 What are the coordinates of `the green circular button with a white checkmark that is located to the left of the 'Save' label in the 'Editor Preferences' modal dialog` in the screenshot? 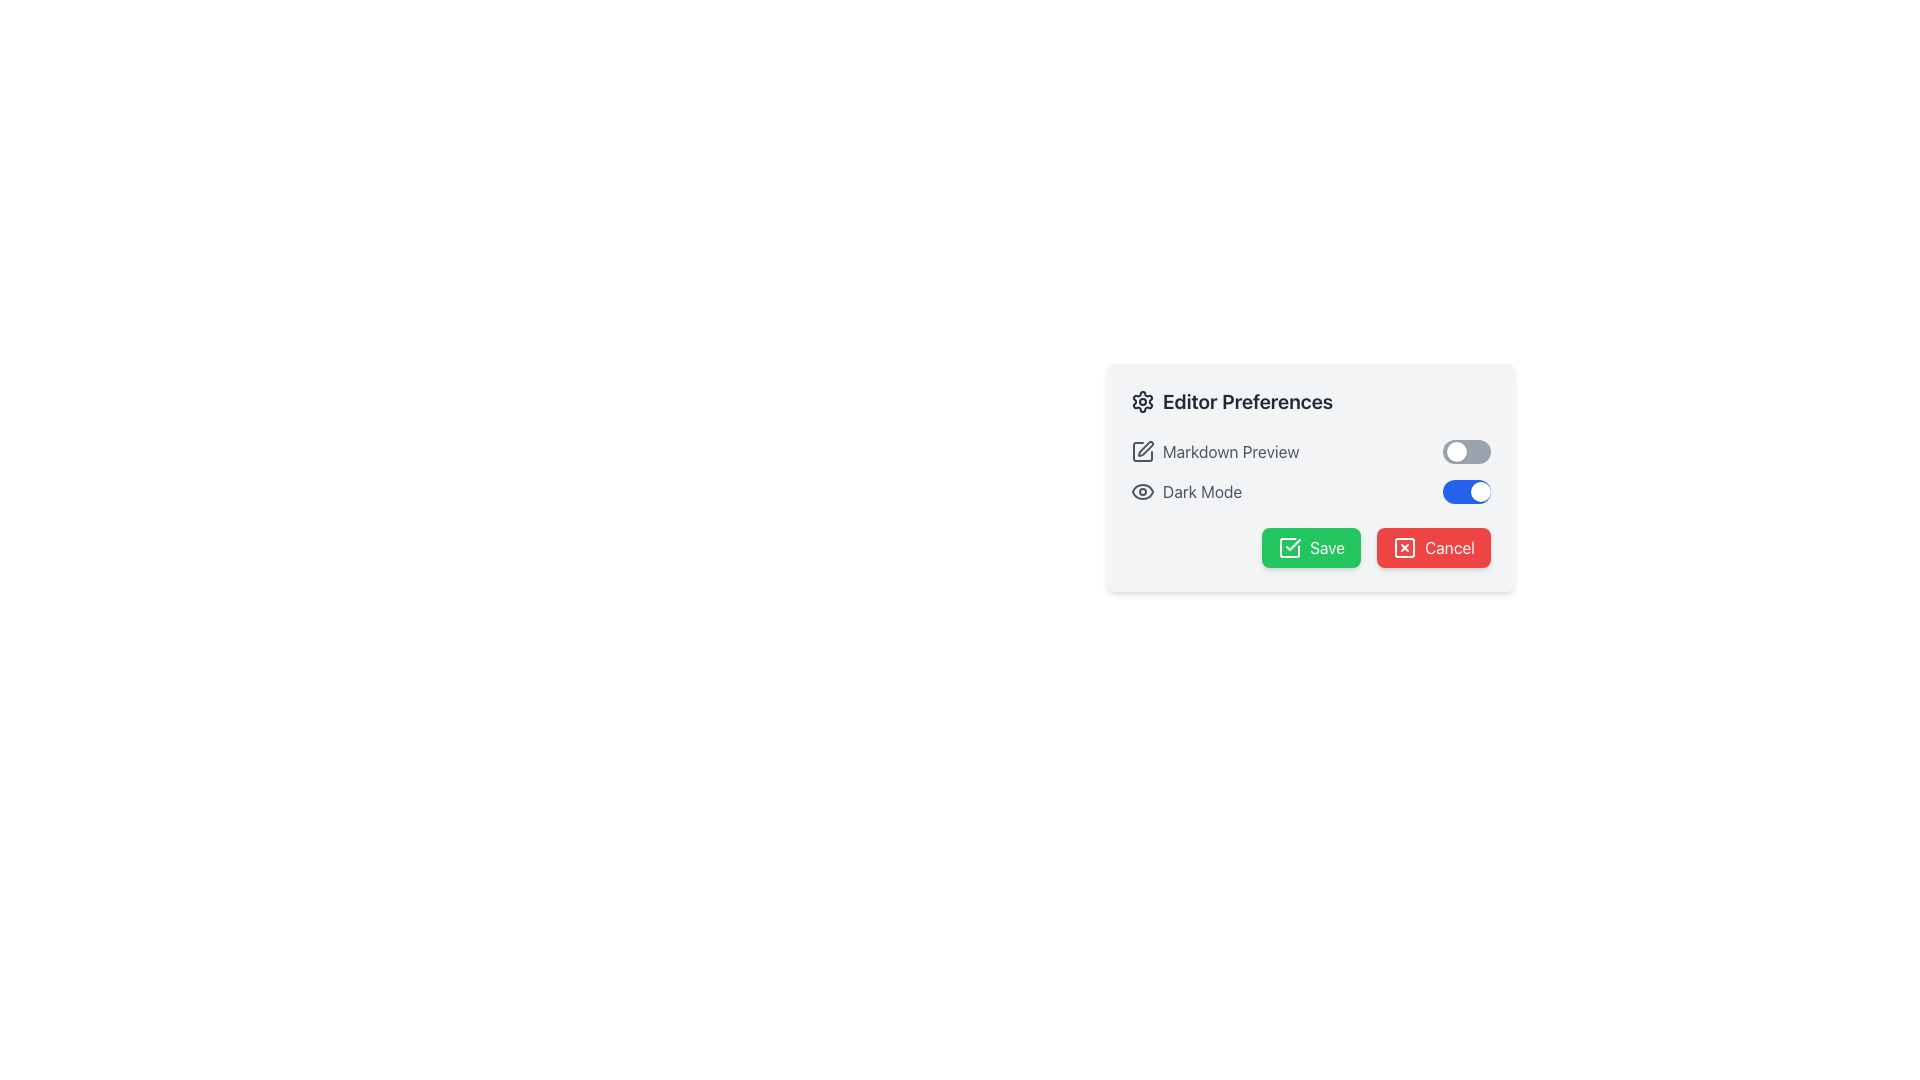 It's located at (1290, 547).